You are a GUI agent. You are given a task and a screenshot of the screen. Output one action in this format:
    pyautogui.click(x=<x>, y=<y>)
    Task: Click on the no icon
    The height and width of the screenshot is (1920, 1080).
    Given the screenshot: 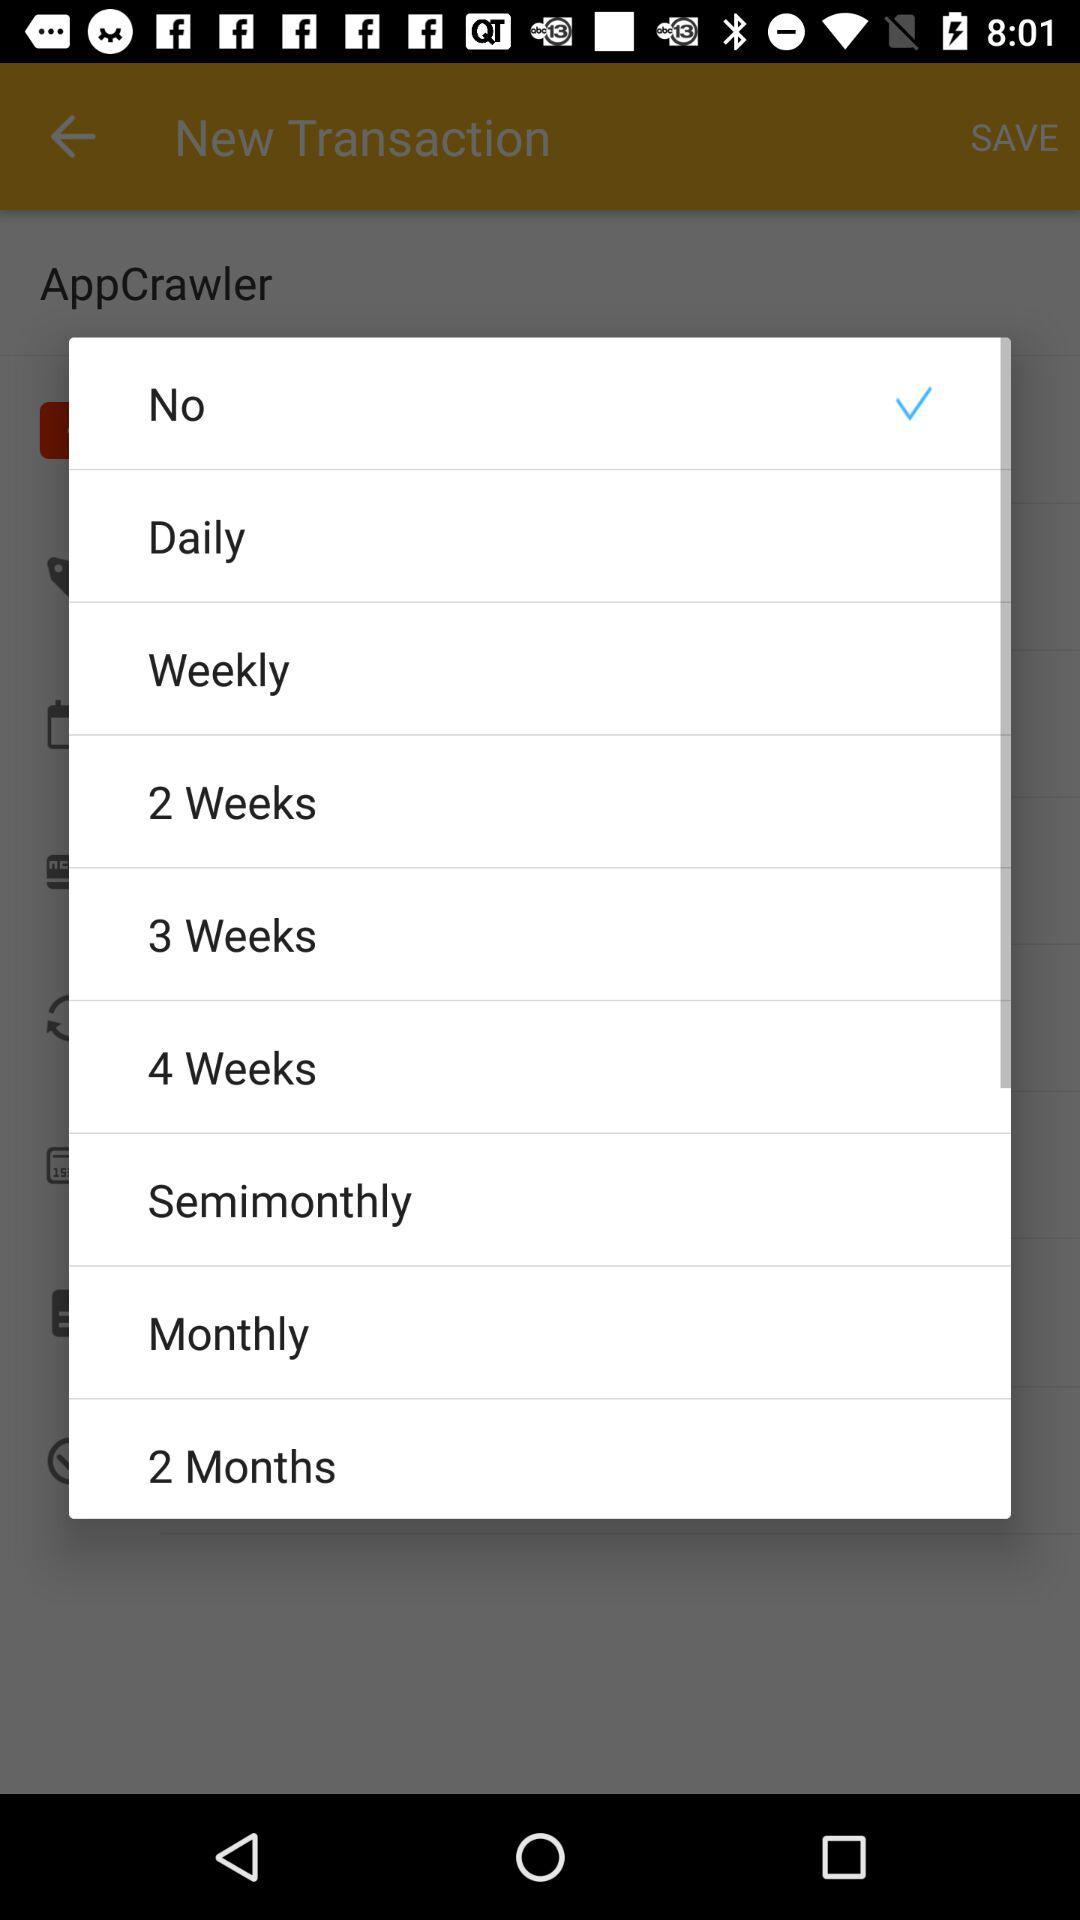 What is the action you would take?
    pyautogui.click(x=540, y=402)
    